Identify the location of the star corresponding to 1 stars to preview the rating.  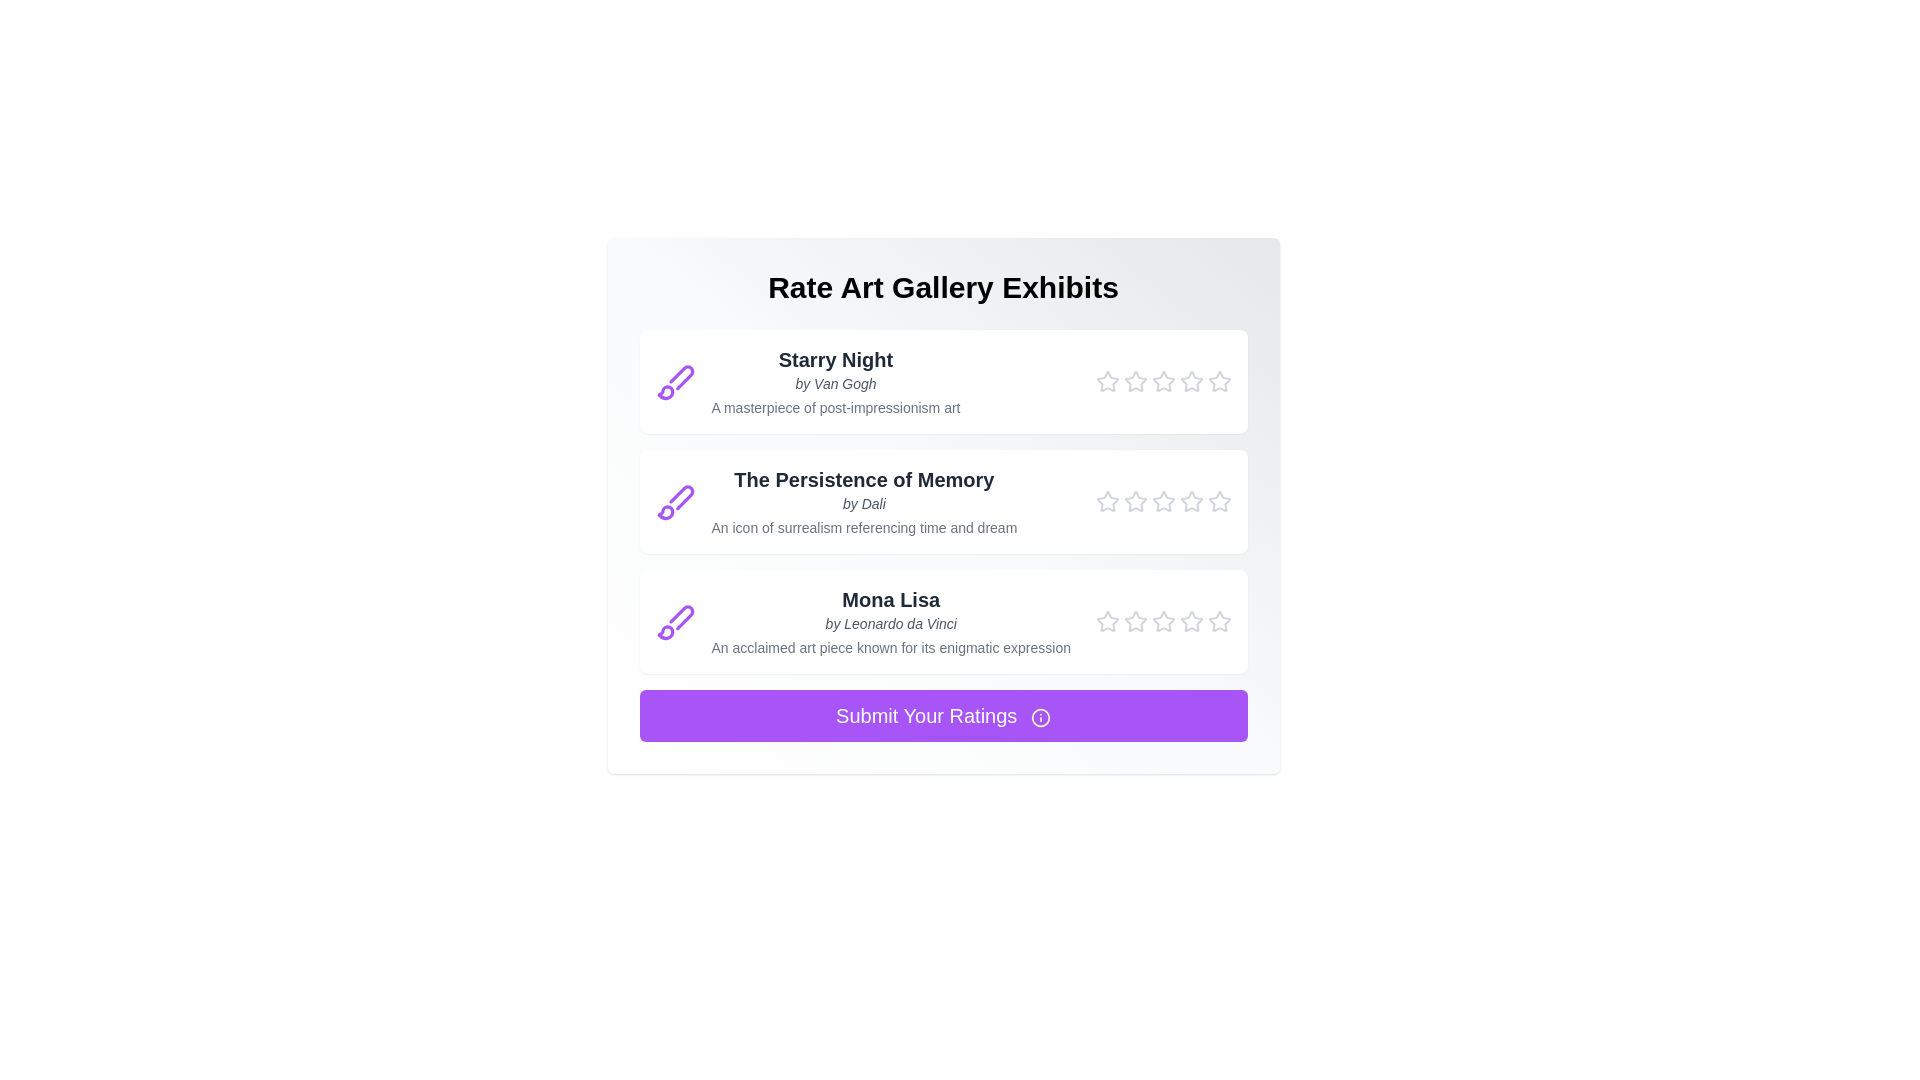
(1106, 381).